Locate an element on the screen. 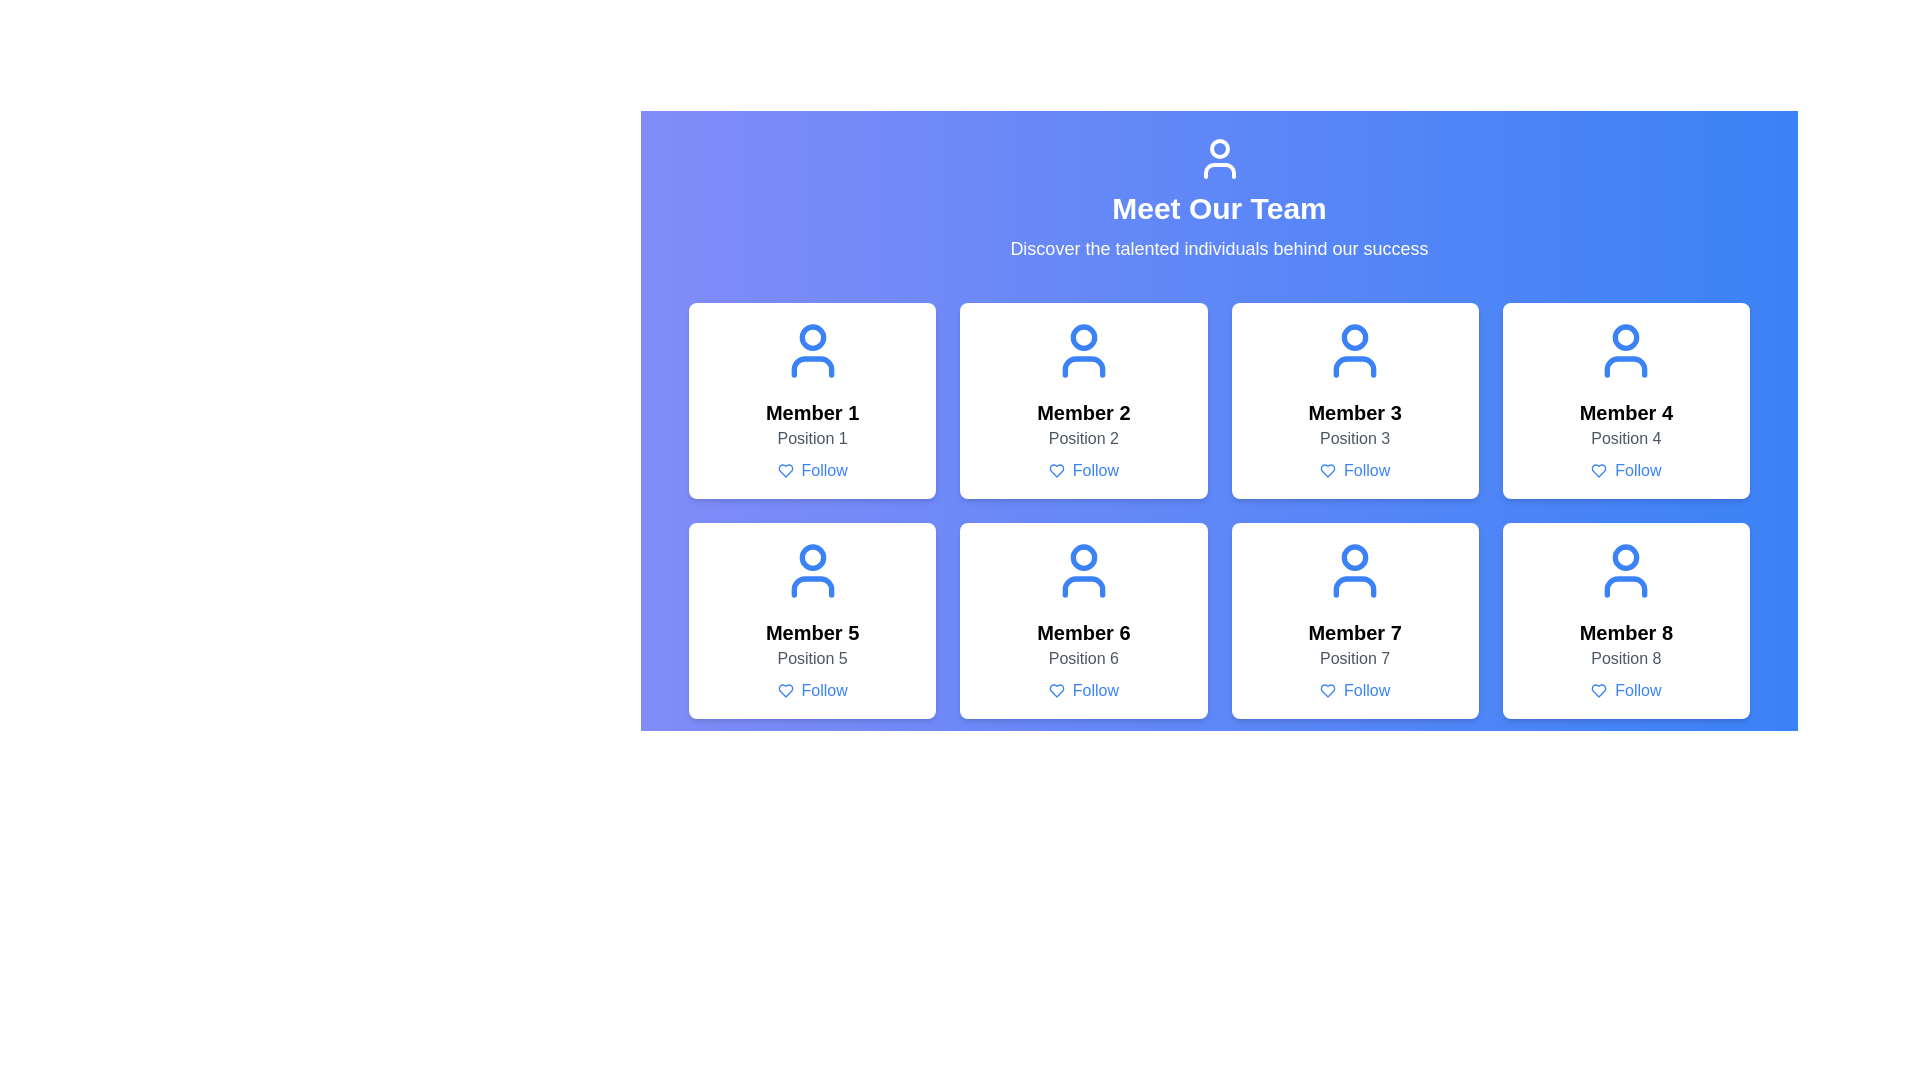 The width and height of the screenshot is (1920, 1080). the head portion of the avatar graphic representing 'Member 5' located in the bottom-left quadrant of the grid layout is located at coordinates (812, 557).